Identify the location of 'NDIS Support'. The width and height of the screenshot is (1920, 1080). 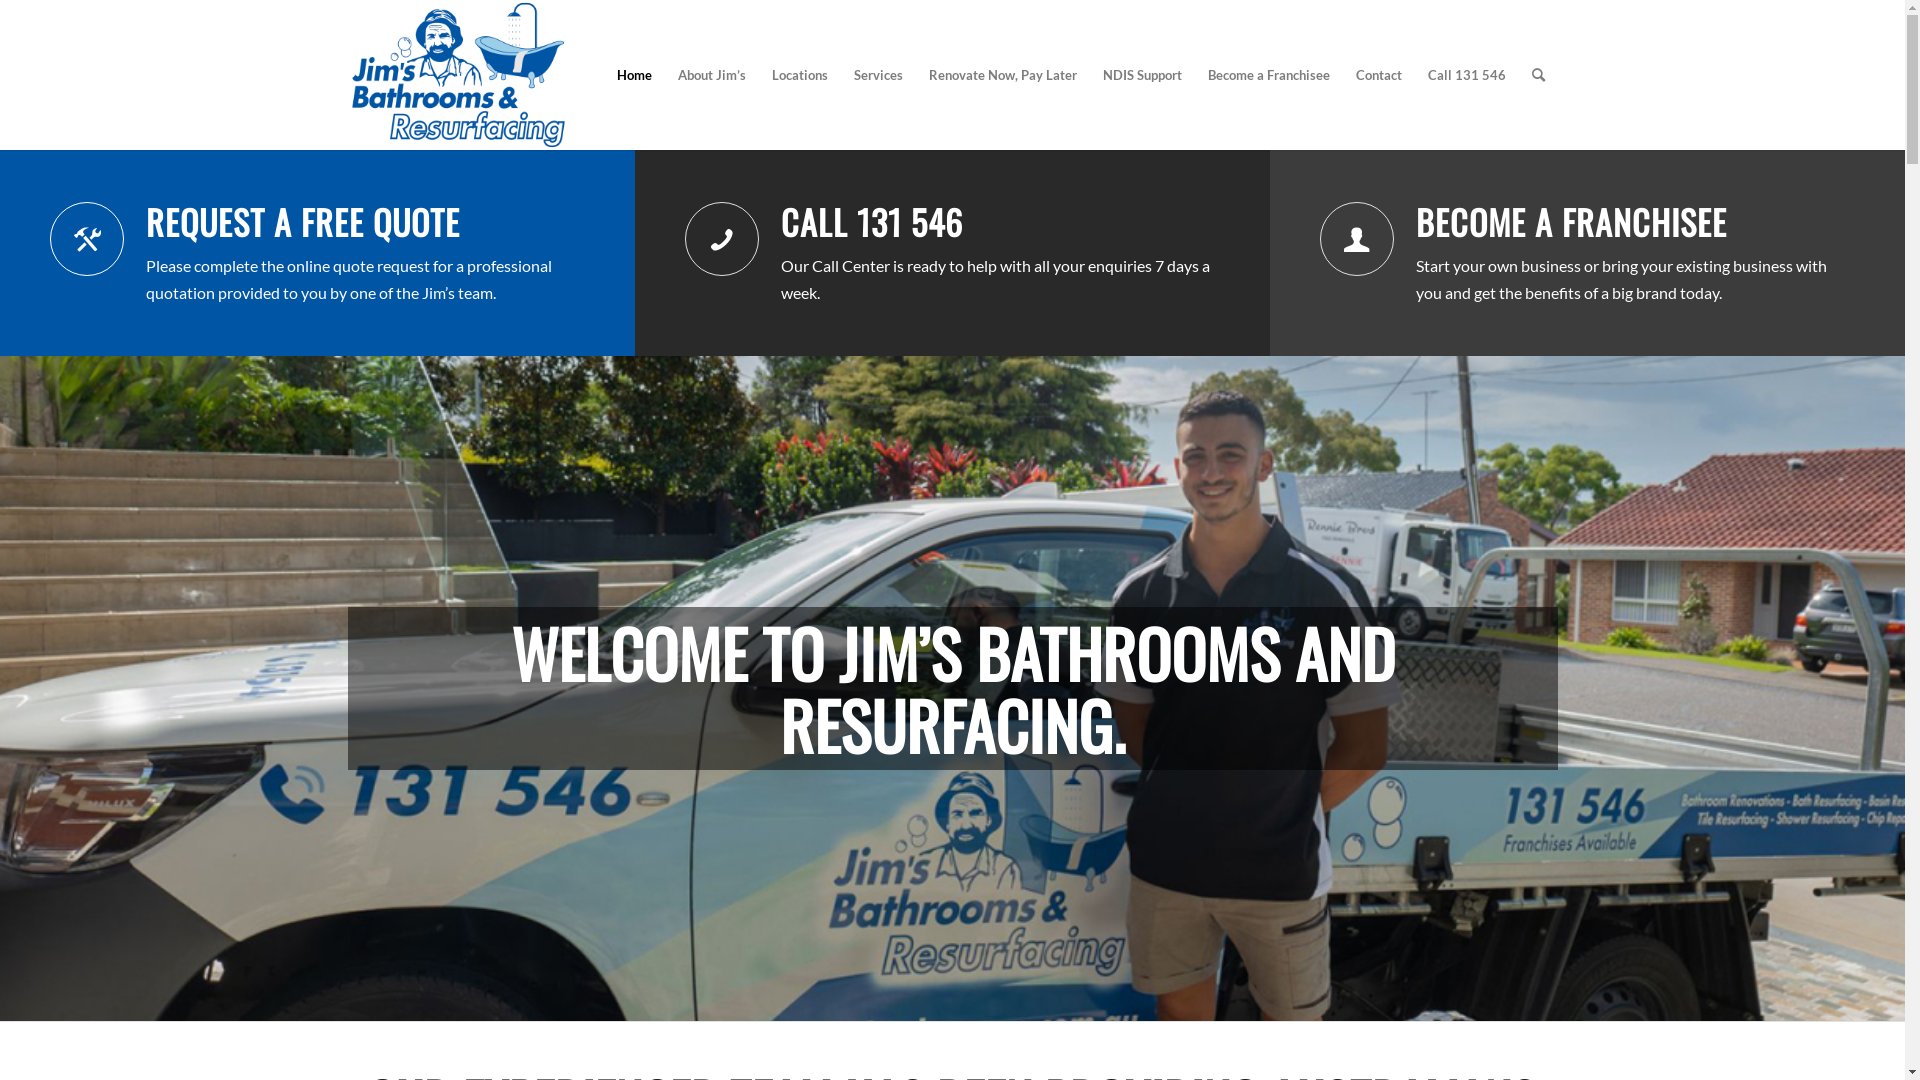
(1142, 73).